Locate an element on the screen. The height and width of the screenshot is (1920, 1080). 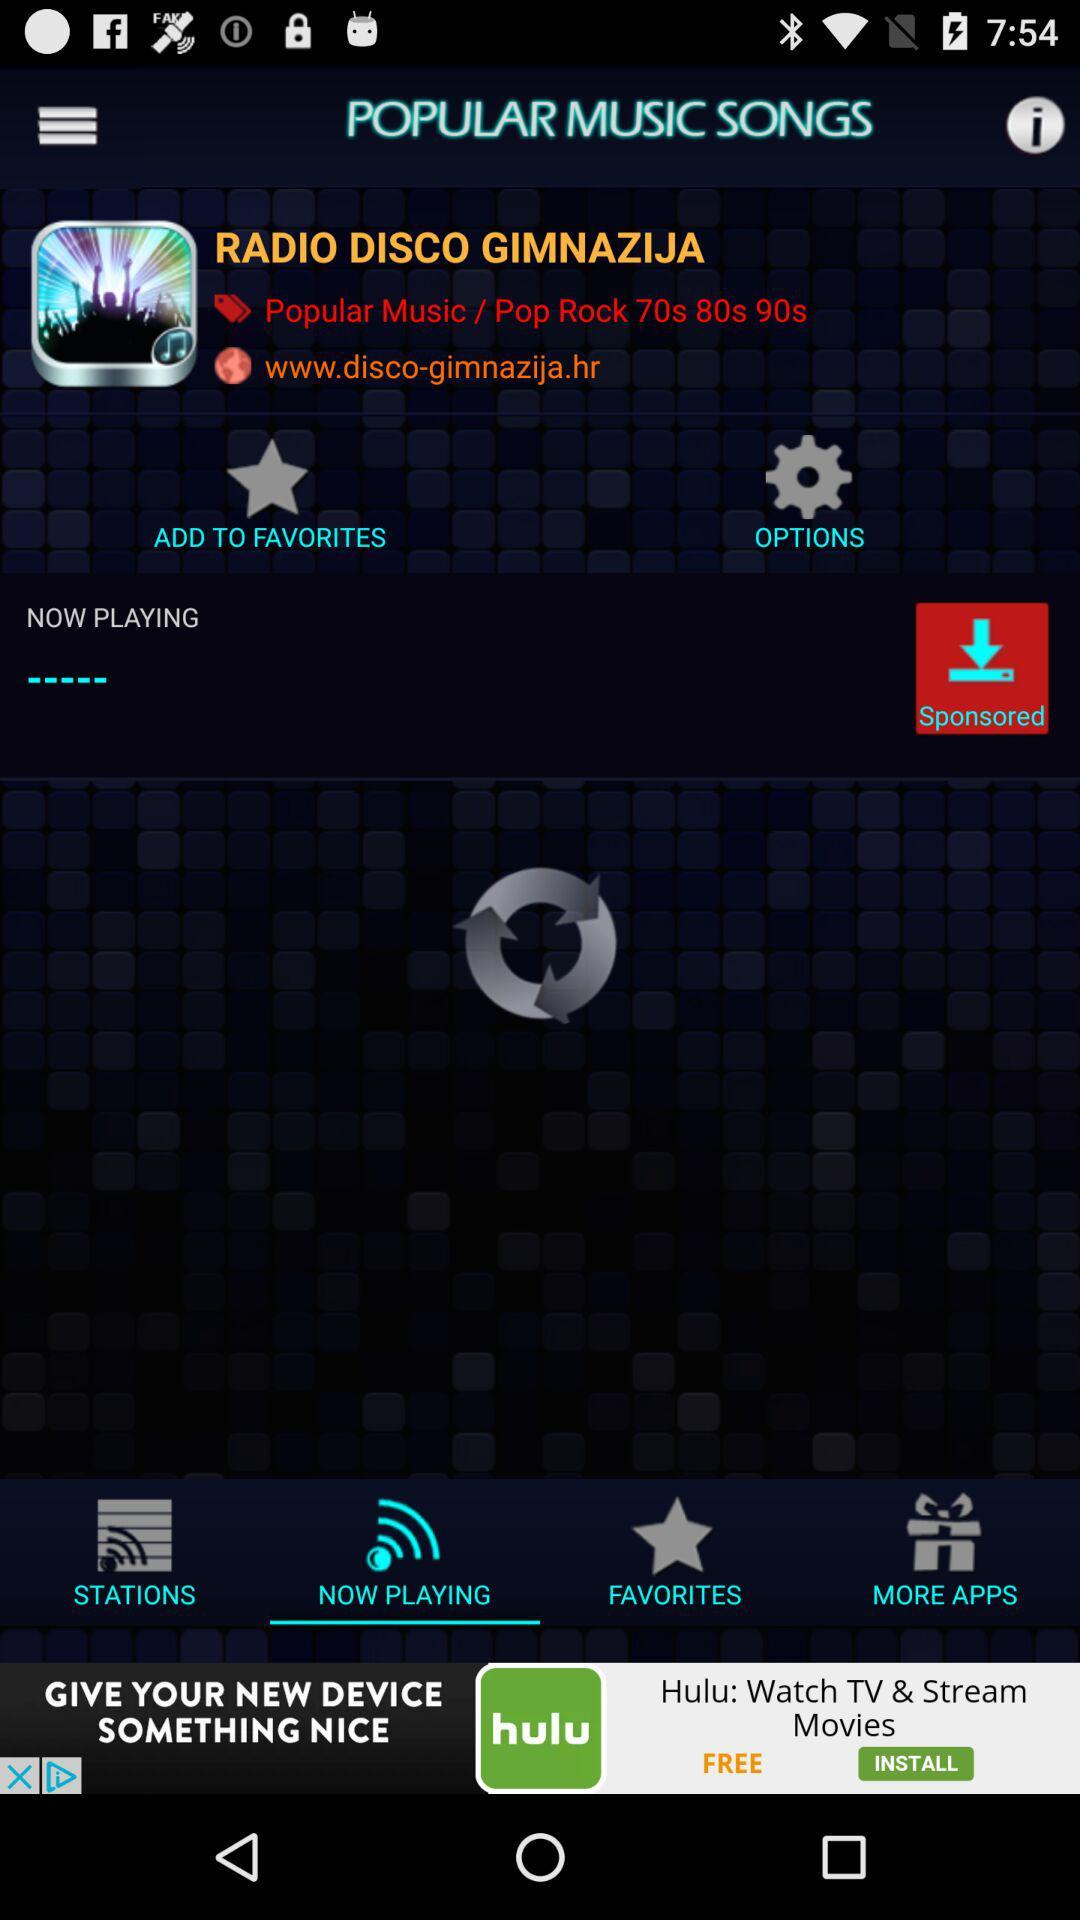
the button which is left side of the more apps is located at coordinates (675, 1558).